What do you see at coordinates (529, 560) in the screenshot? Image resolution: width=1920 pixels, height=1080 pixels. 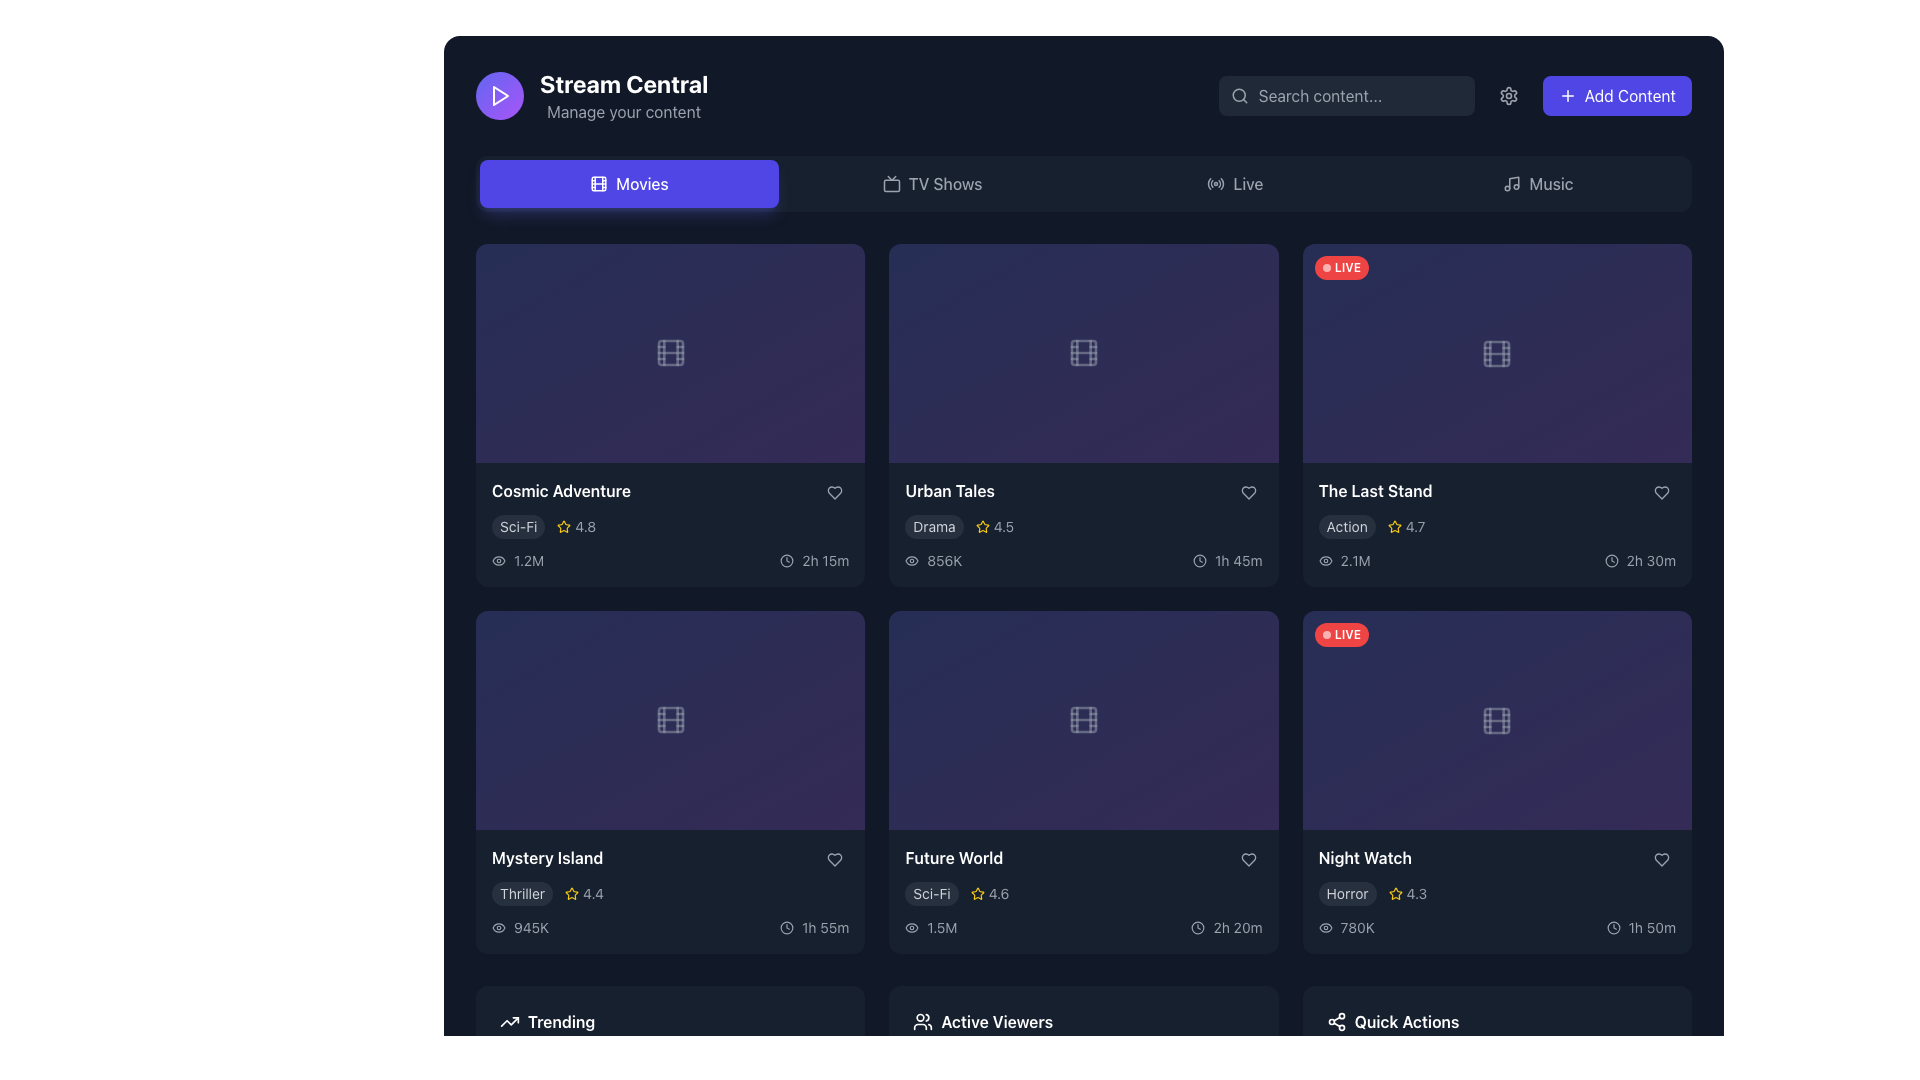 I see `the static text displaying the view count '1.2M' located in the bottom left panel of the item labeled 'Cosmic Adventure'` at bounding box center [529, 560].